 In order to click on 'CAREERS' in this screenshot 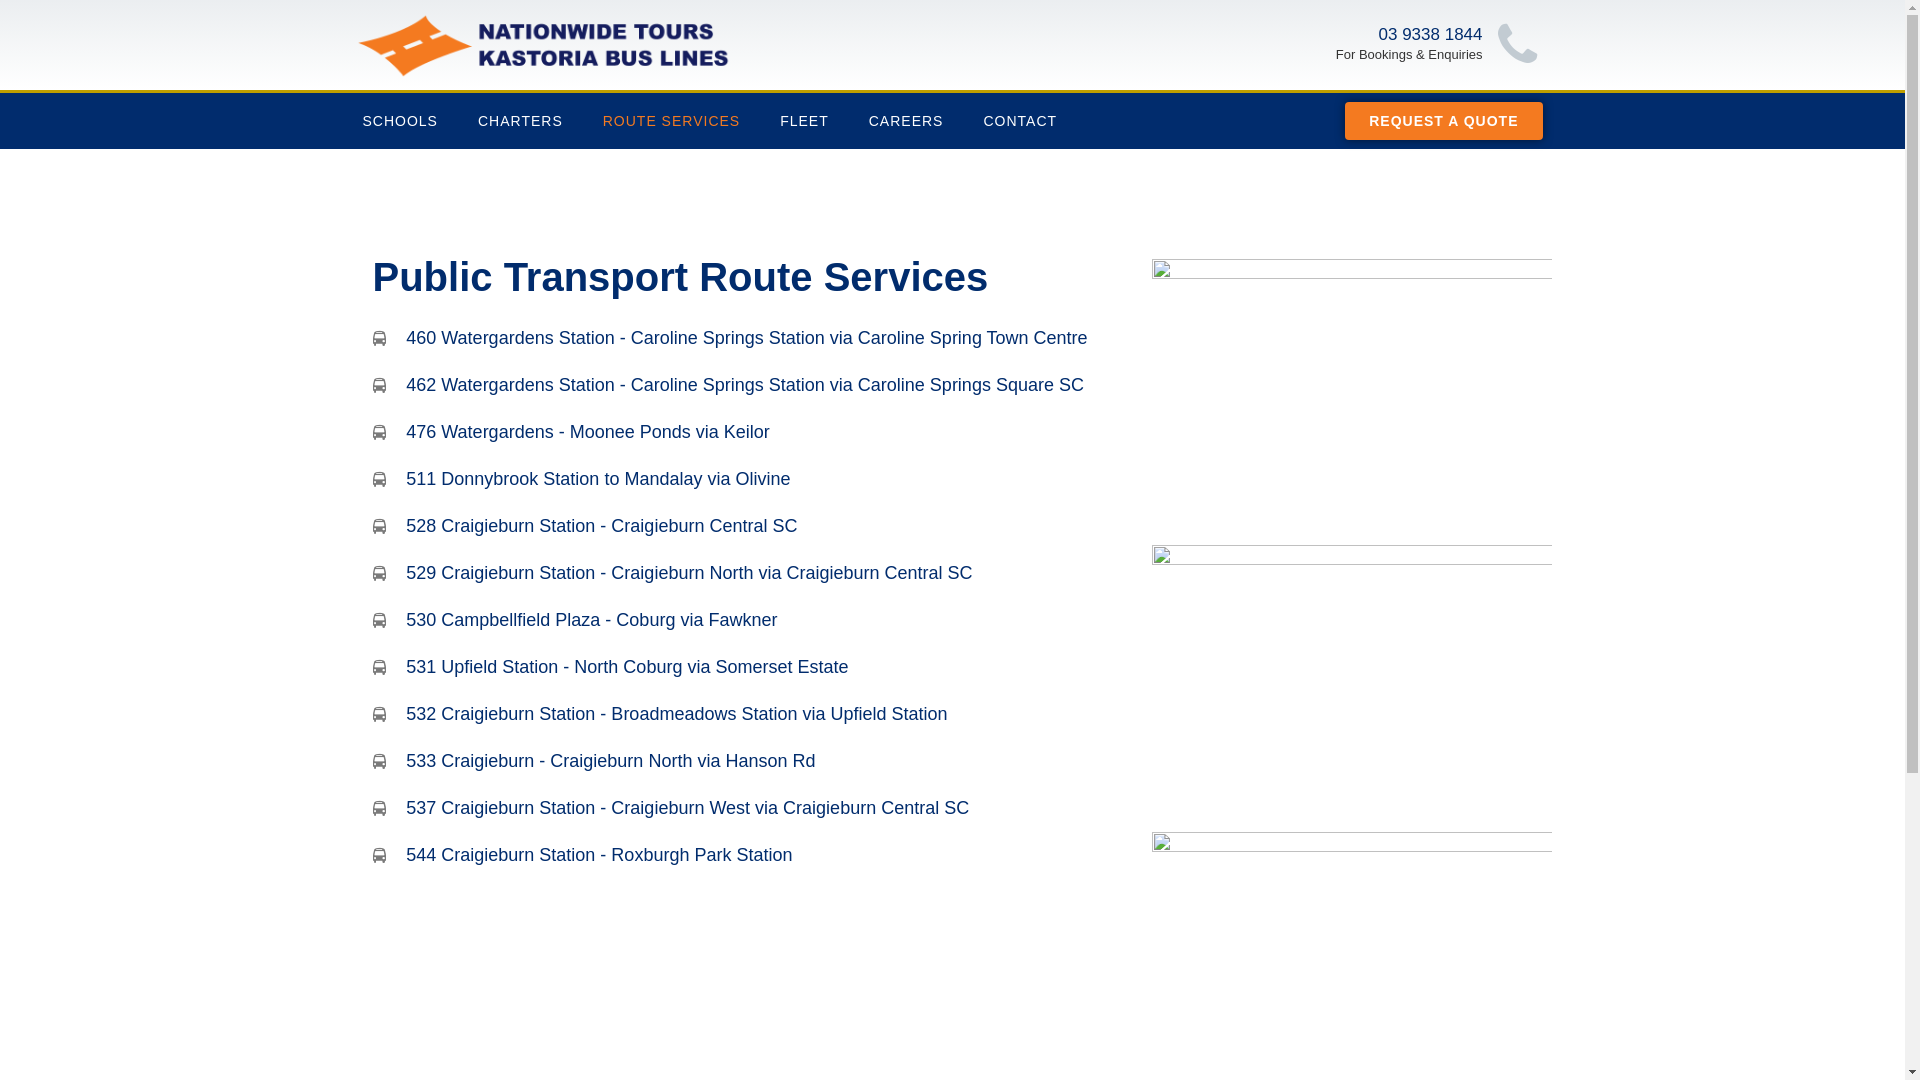, I will do `click(849, 120)`.